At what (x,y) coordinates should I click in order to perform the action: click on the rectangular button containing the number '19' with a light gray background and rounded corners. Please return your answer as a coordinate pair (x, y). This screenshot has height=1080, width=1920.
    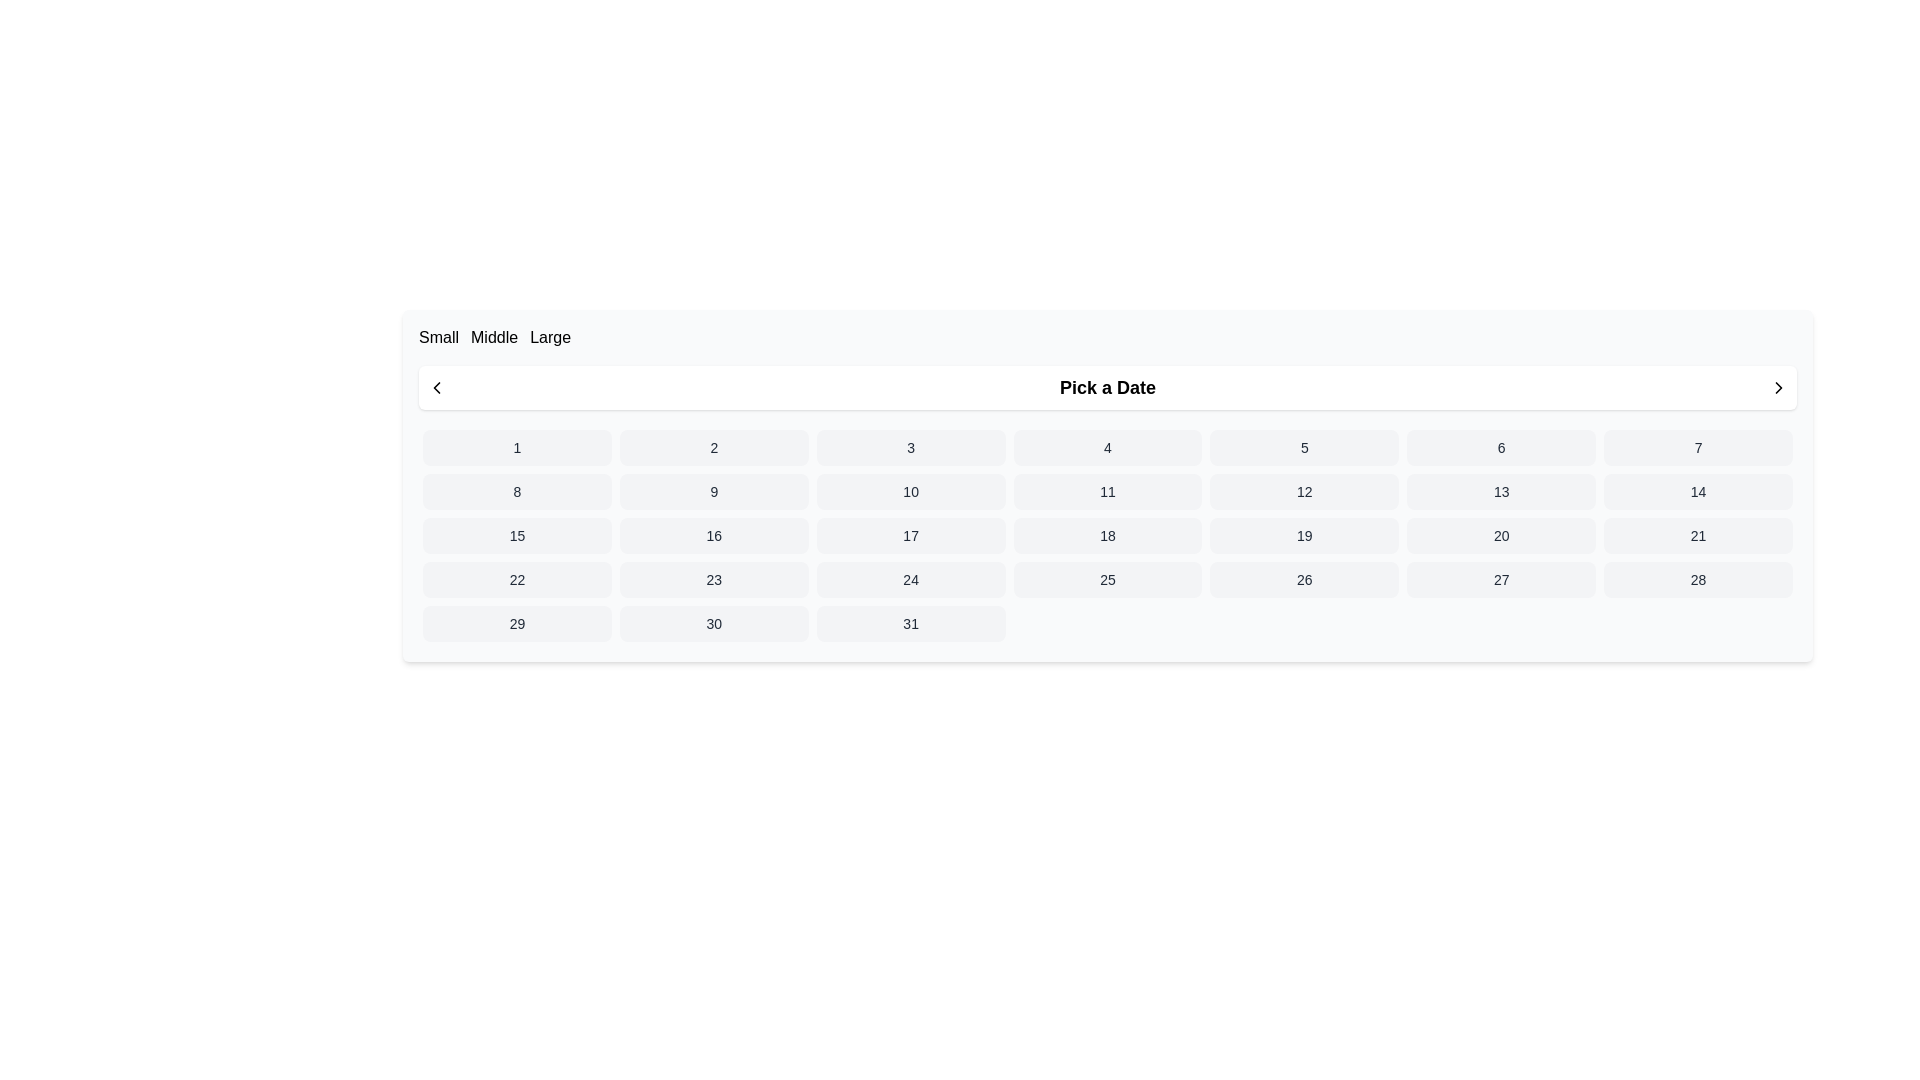
    Looking at the image, I should click on (1304, 535).